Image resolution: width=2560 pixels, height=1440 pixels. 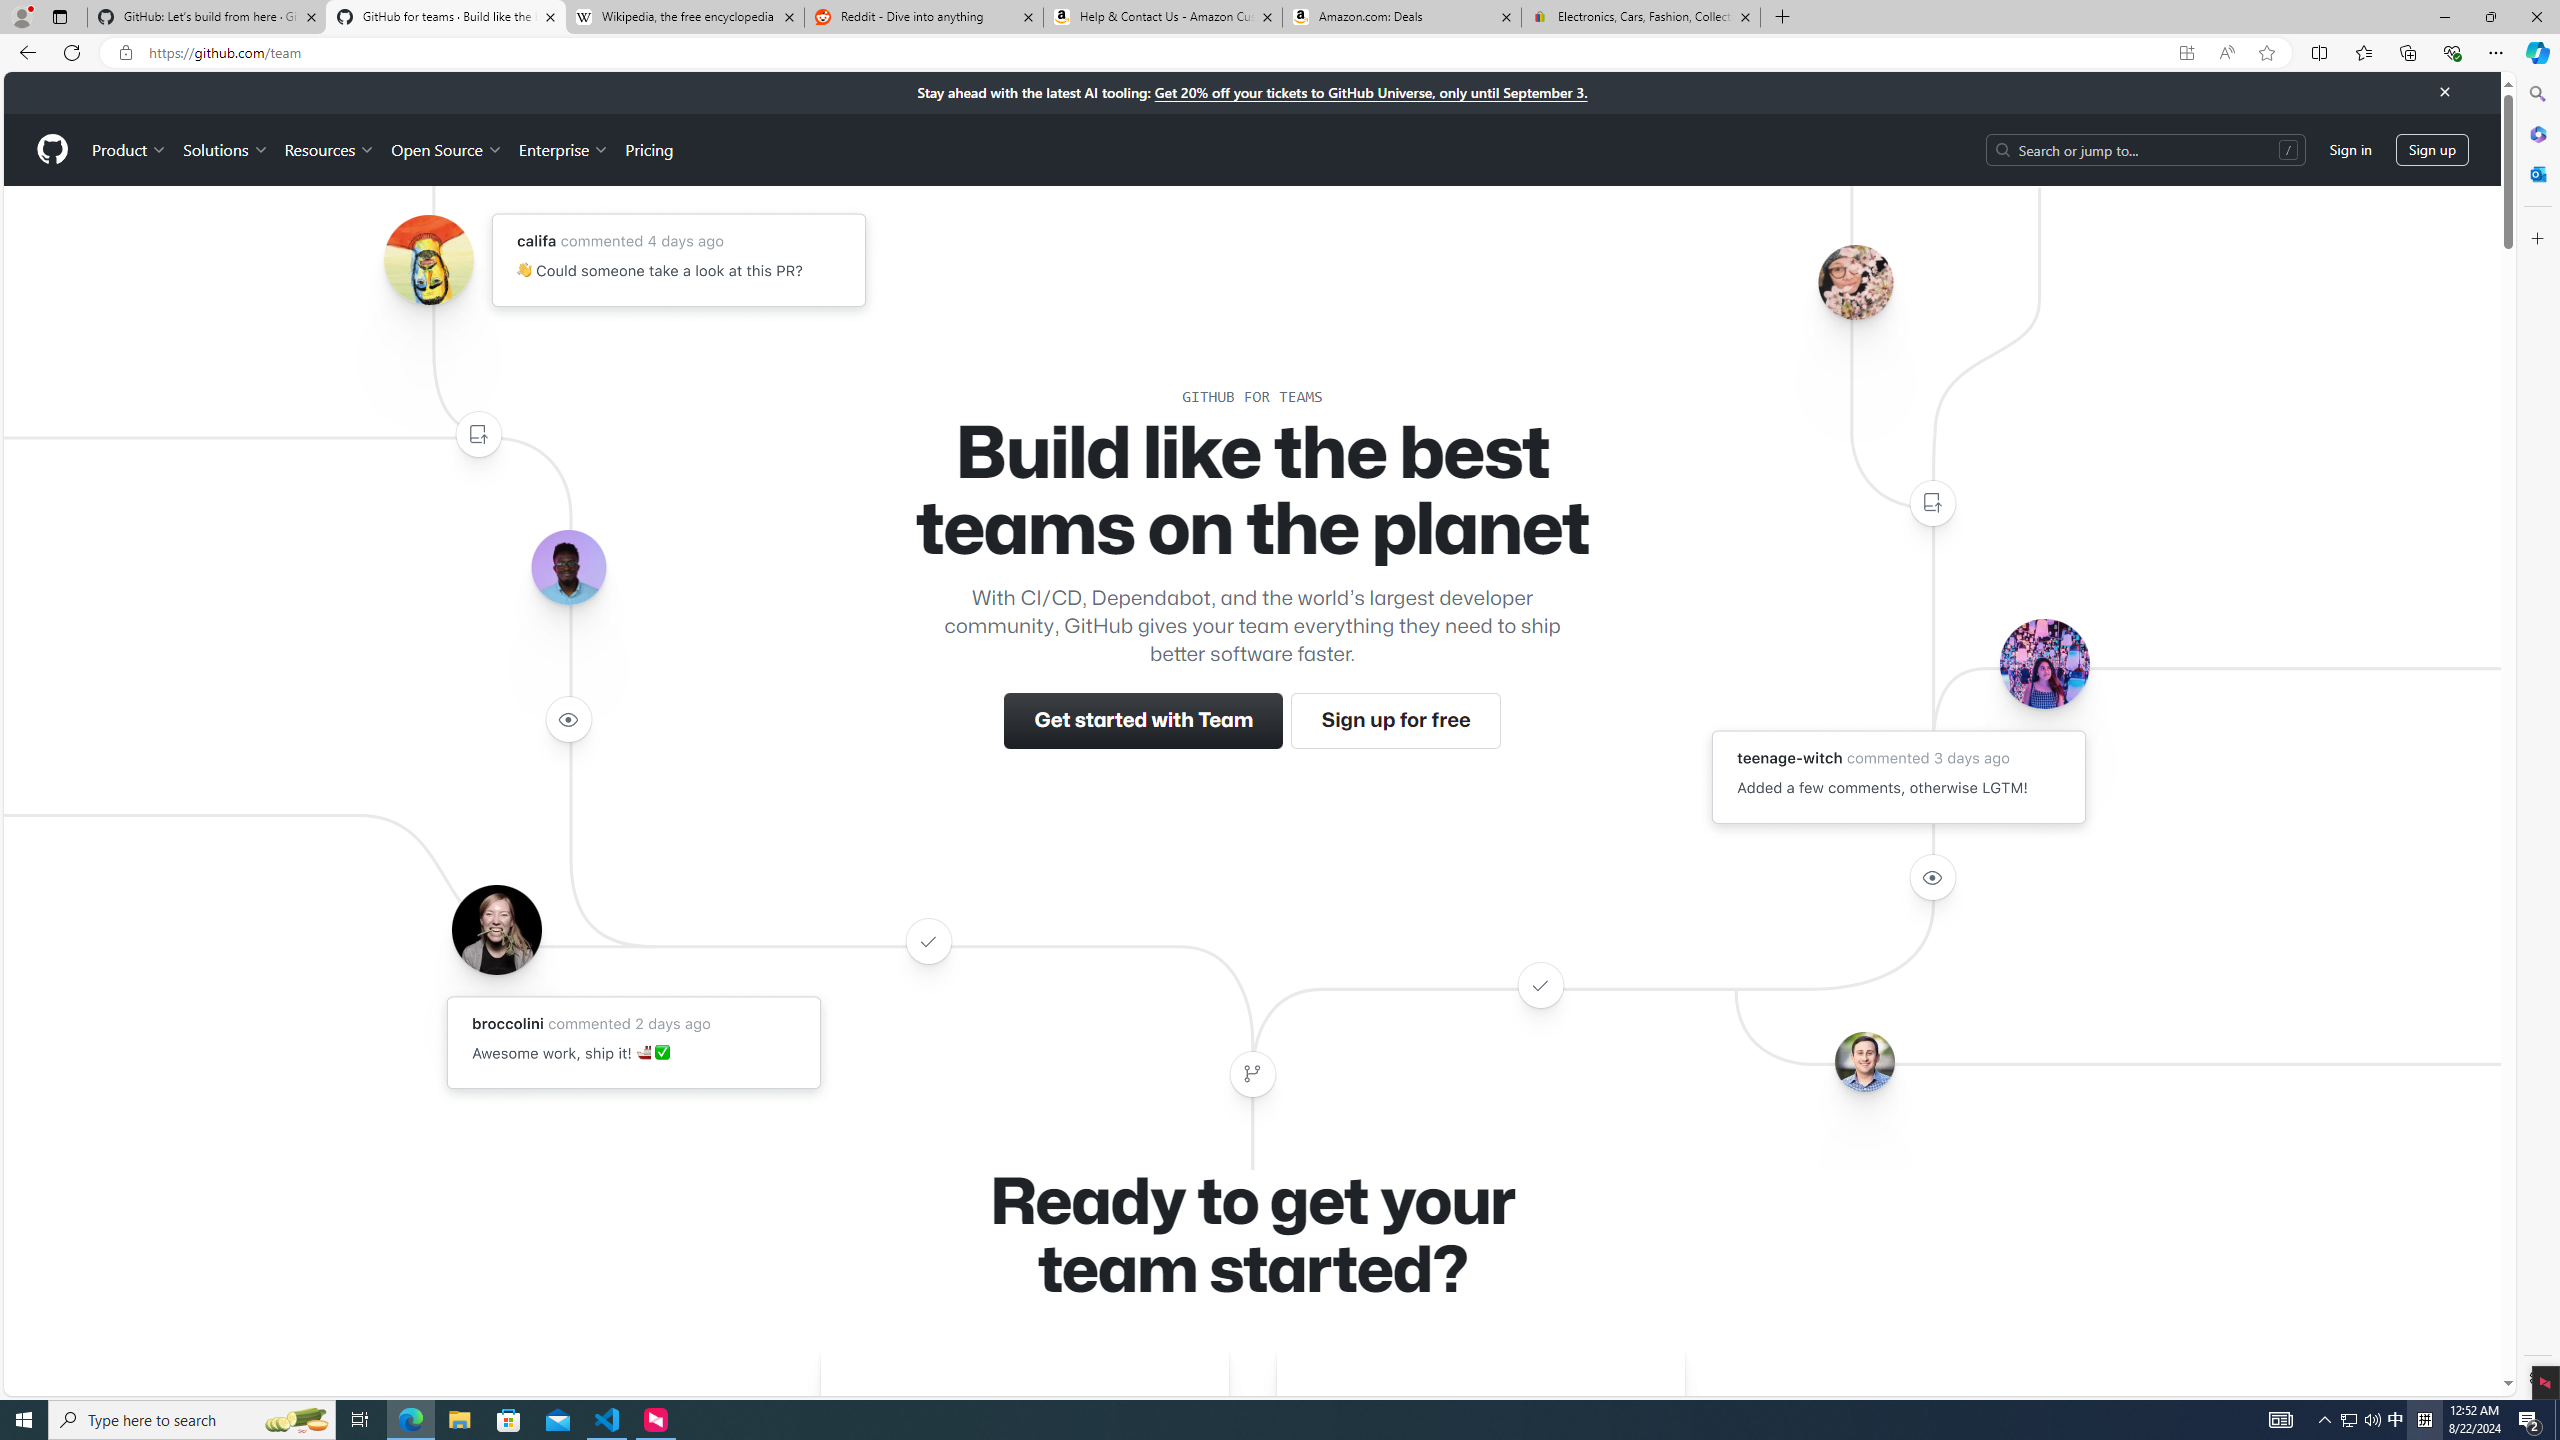 What do you see at coordinates (428, 258) in the screenshot?
I see `'Avatar of the user califa'` at bounding box center [428, 258].